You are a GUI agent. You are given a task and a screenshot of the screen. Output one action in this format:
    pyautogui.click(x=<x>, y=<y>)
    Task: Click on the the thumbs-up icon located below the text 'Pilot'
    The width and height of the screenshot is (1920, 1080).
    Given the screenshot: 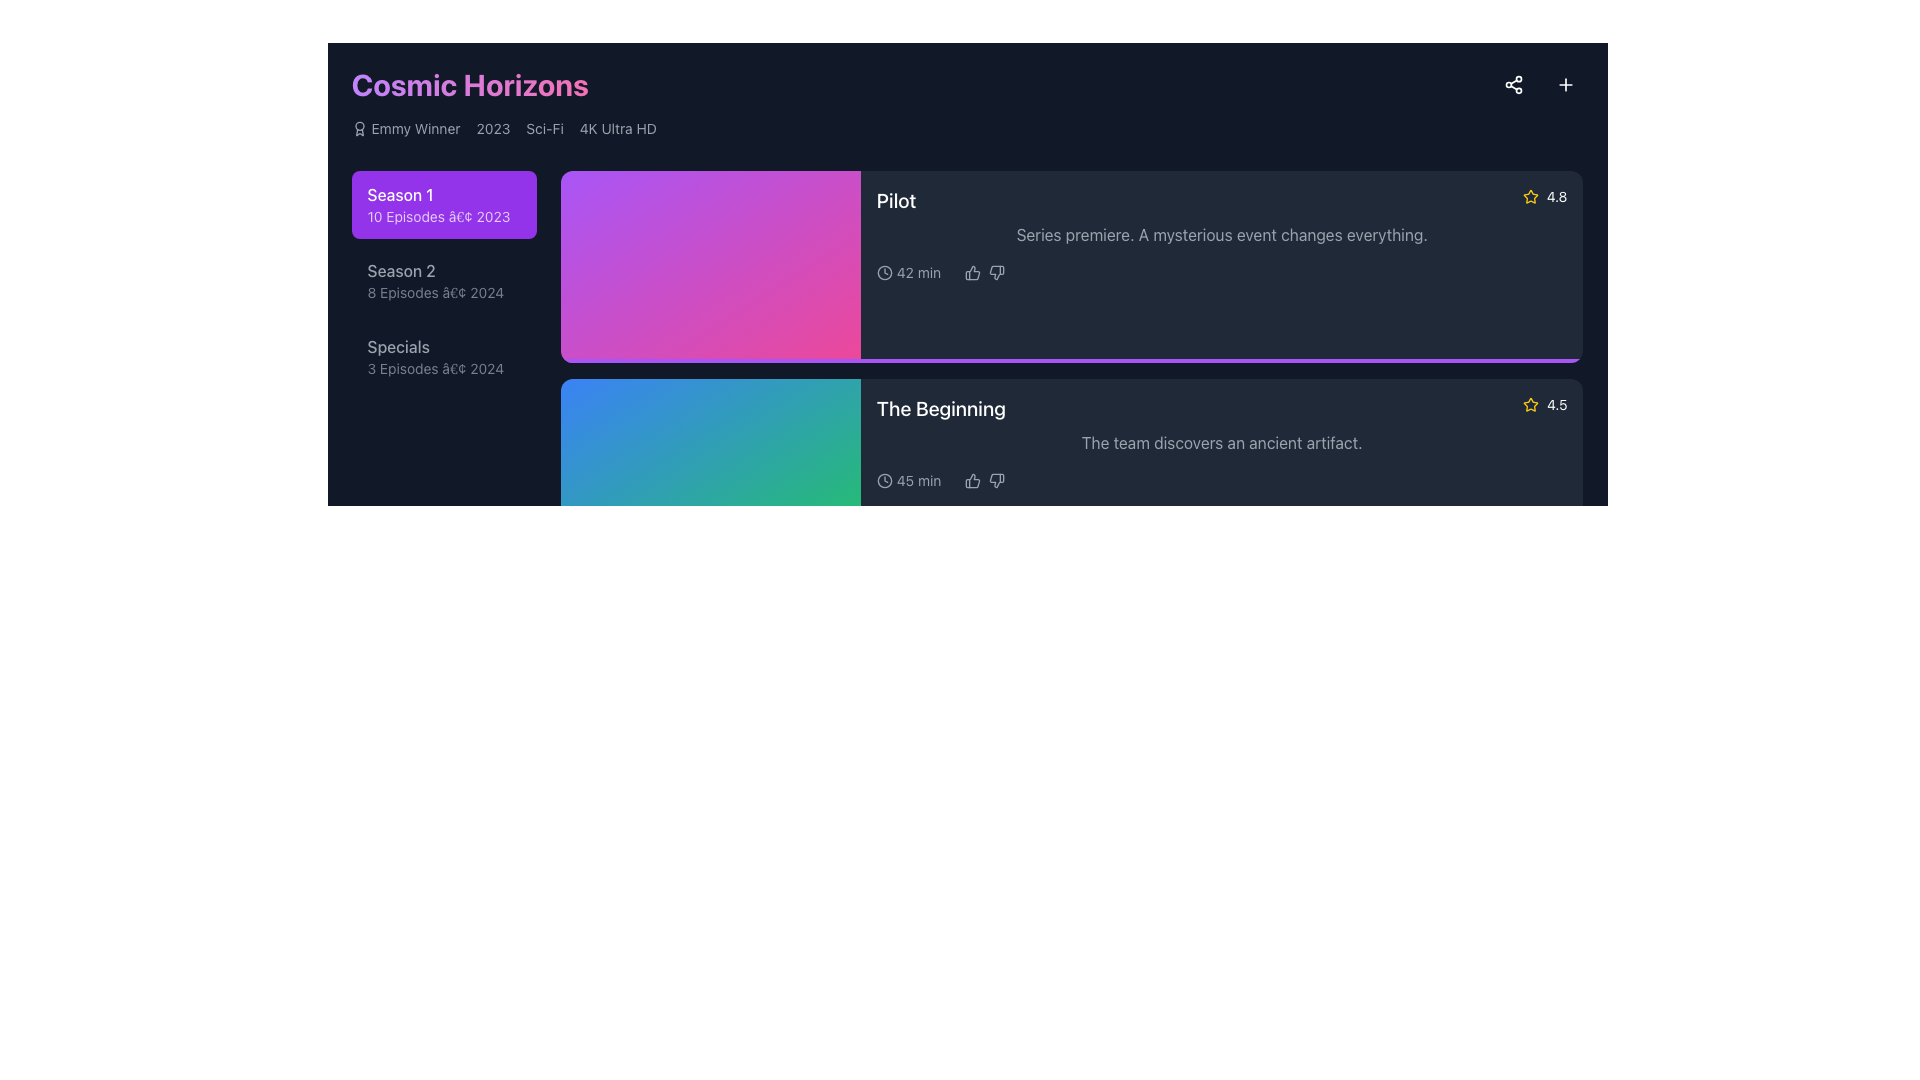 What is the action you would take?
    pyautogui.click(x=973, y=273)
    